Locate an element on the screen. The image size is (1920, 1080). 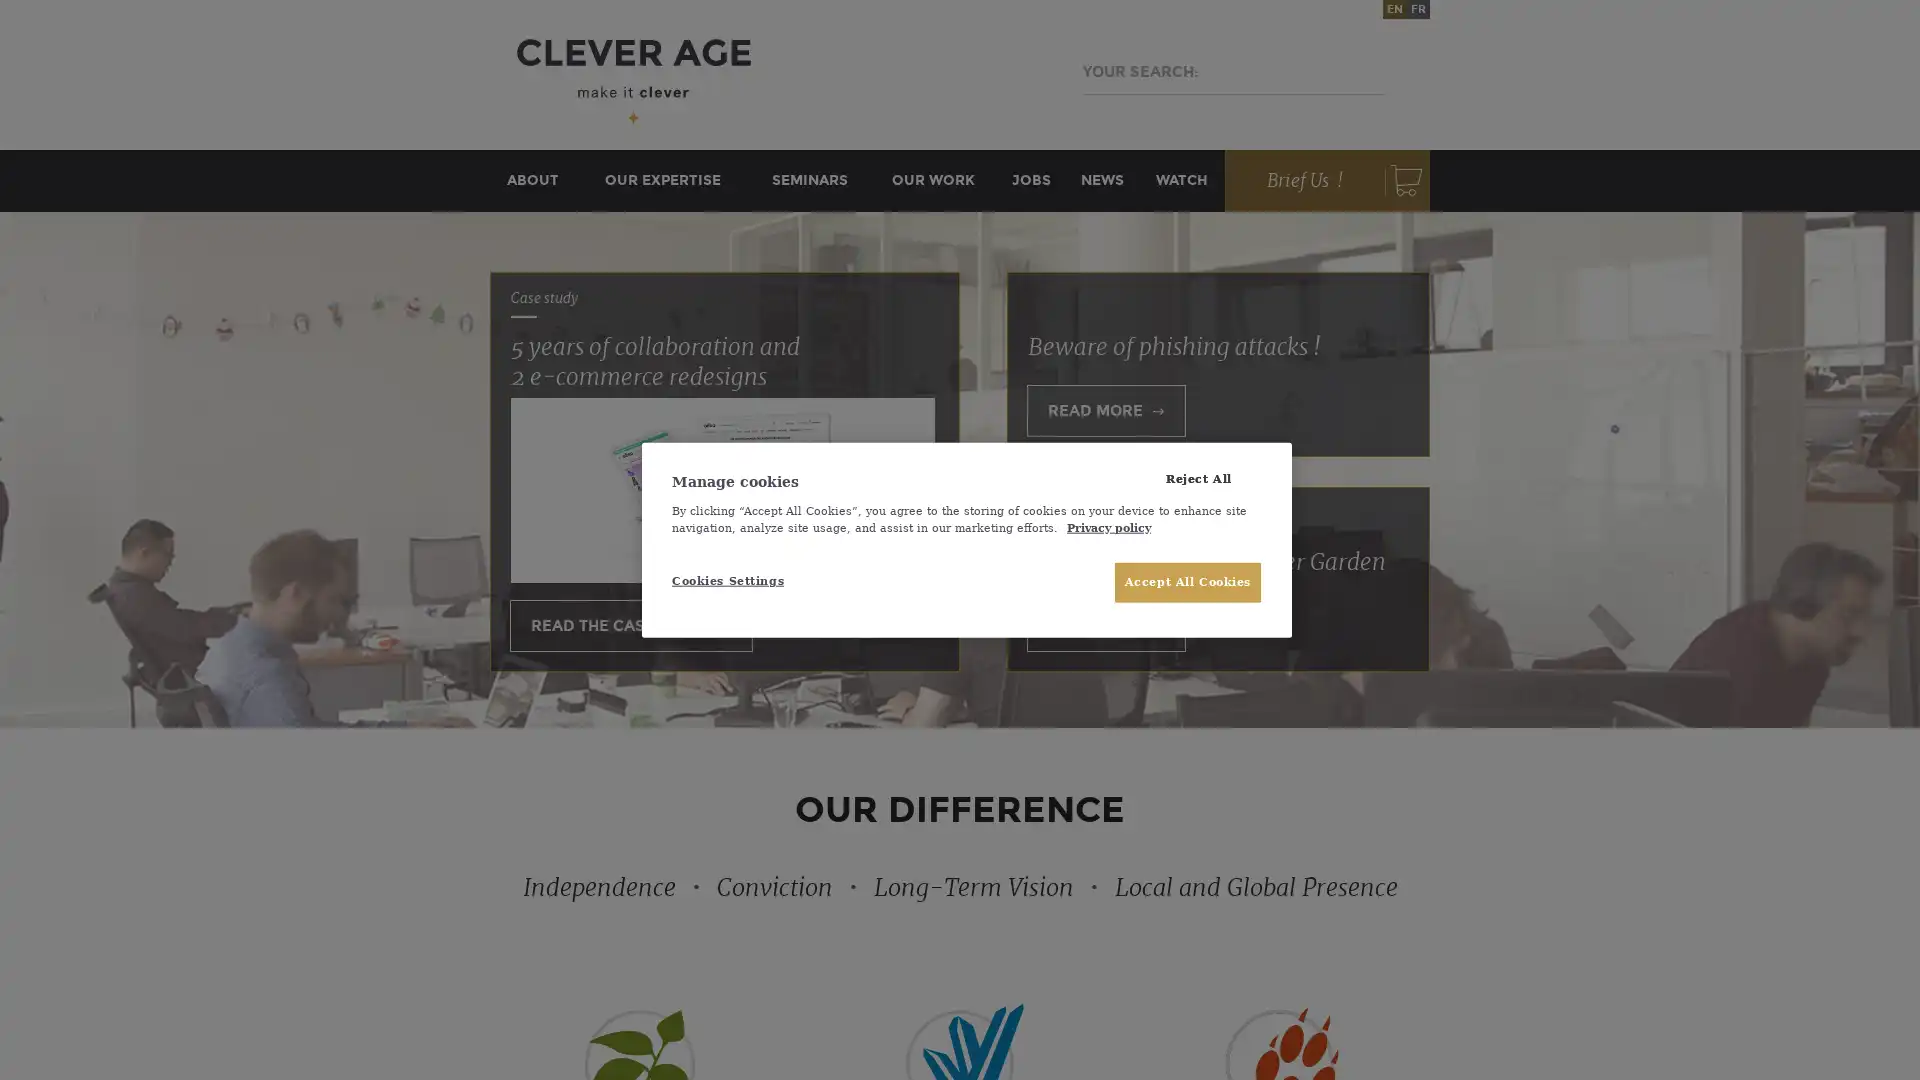
Start searching is located at coordinates (1358, 71).